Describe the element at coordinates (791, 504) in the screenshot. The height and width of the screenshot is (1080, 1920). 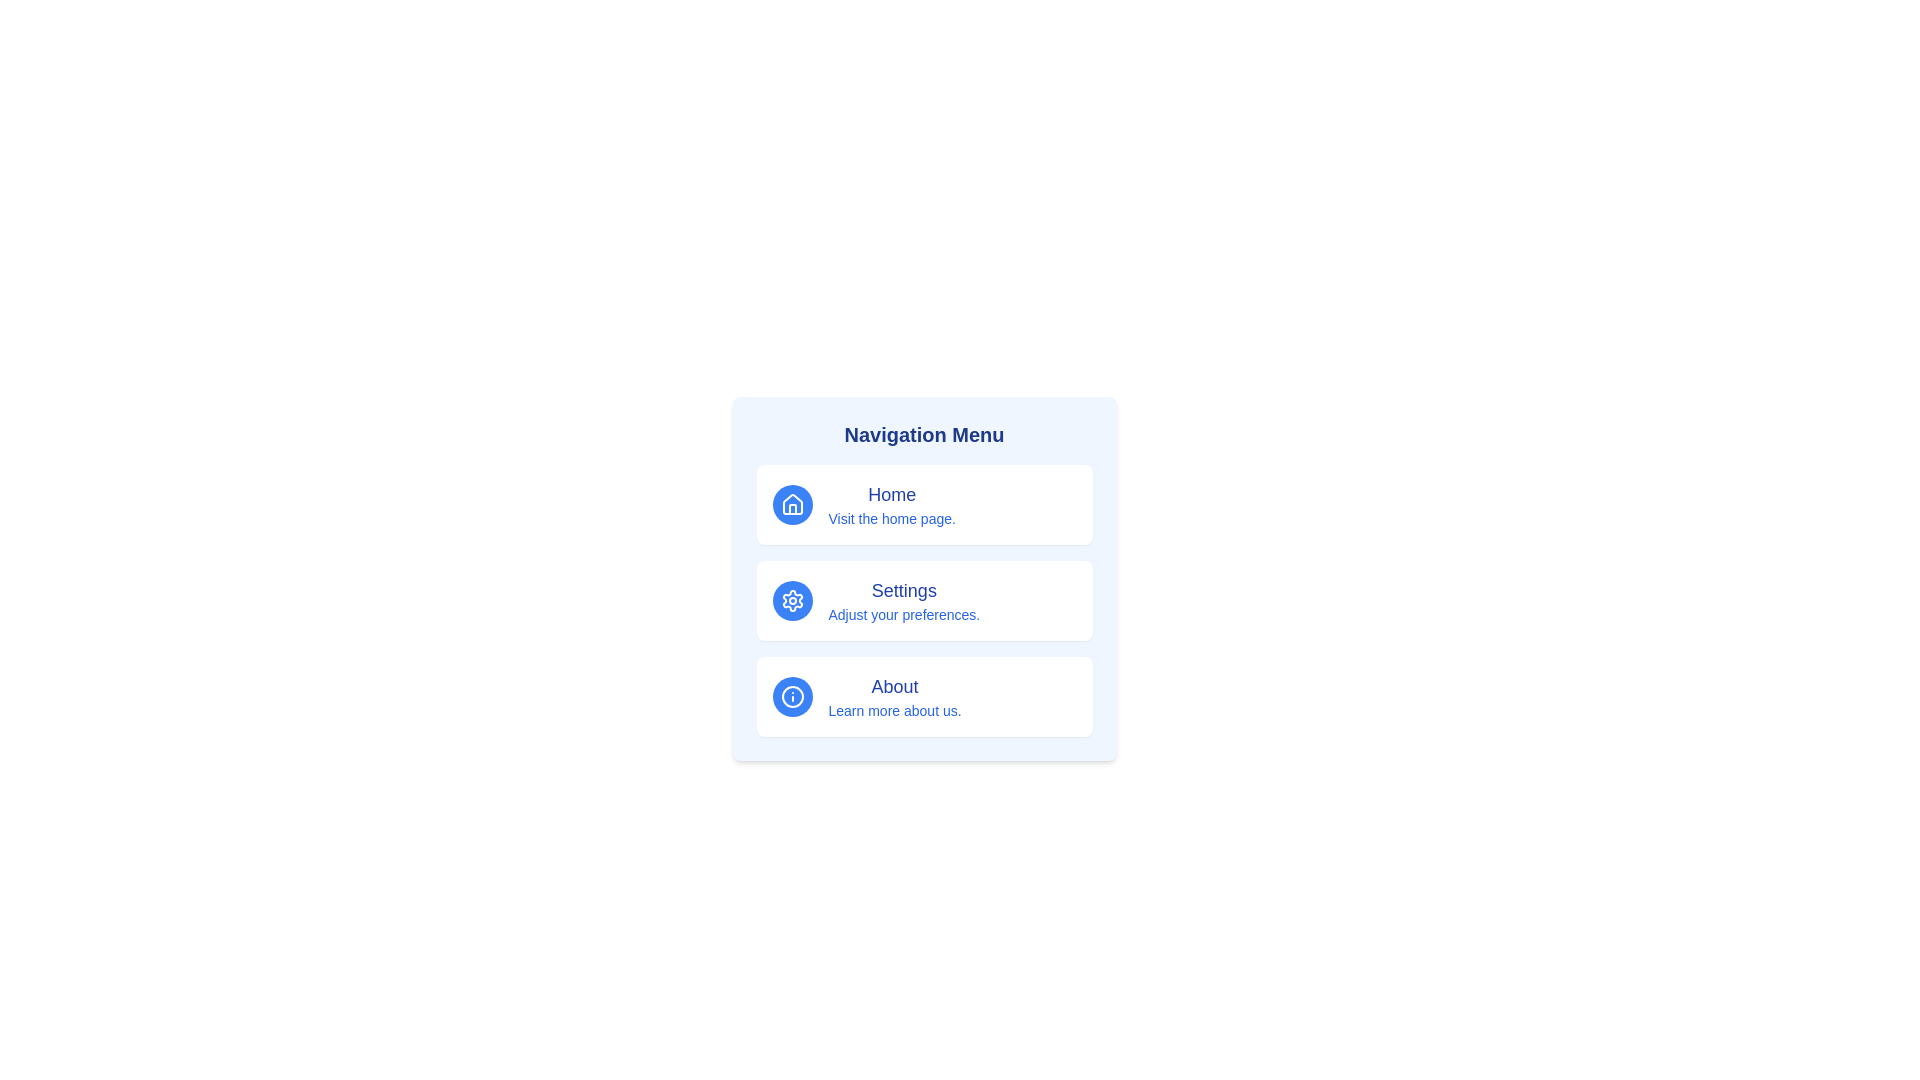
I see `the circular button located in the uppermost card of the 'Navigation Menu'` at that location.